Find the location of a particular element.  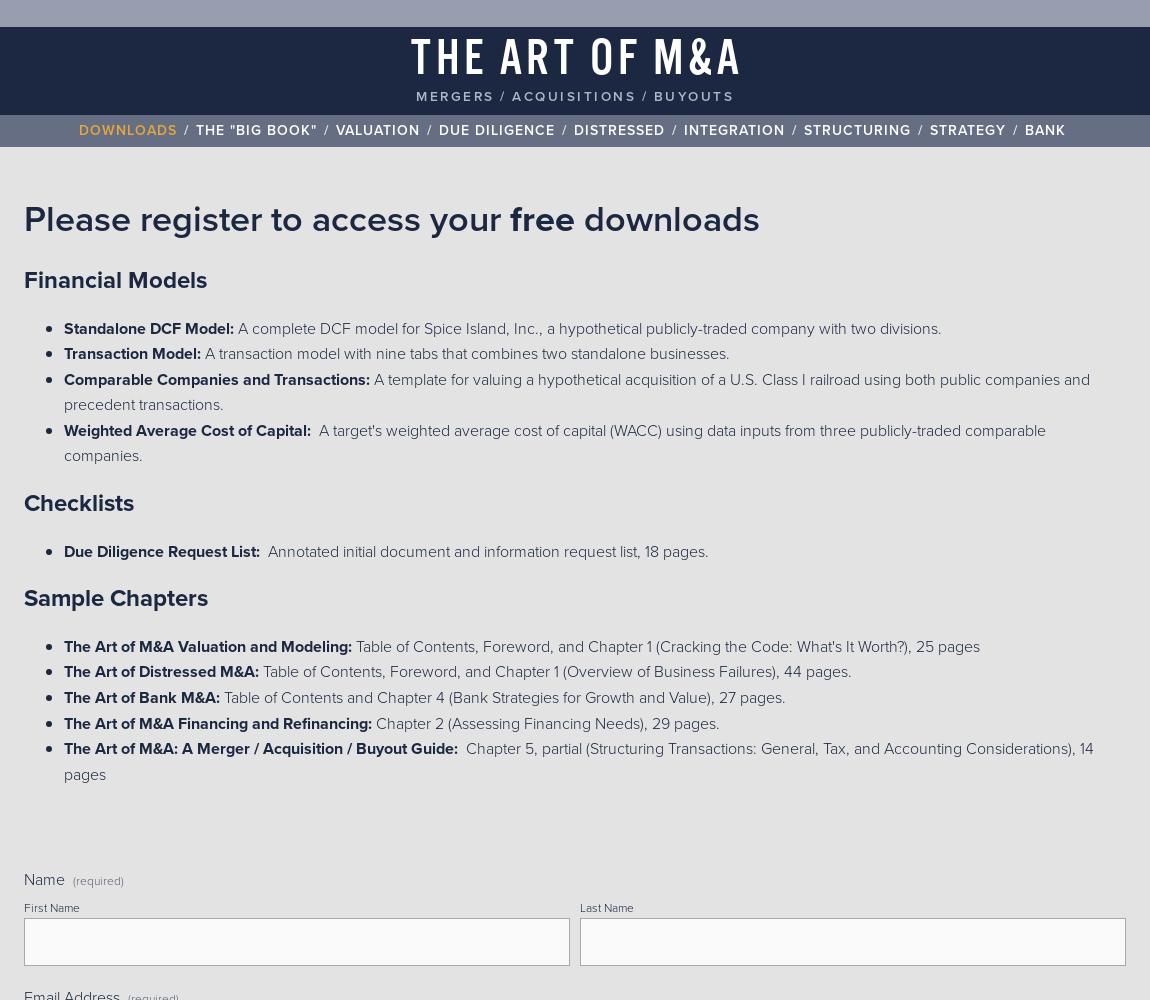

'The Art of M&A' is located at coordinates (411, 60).